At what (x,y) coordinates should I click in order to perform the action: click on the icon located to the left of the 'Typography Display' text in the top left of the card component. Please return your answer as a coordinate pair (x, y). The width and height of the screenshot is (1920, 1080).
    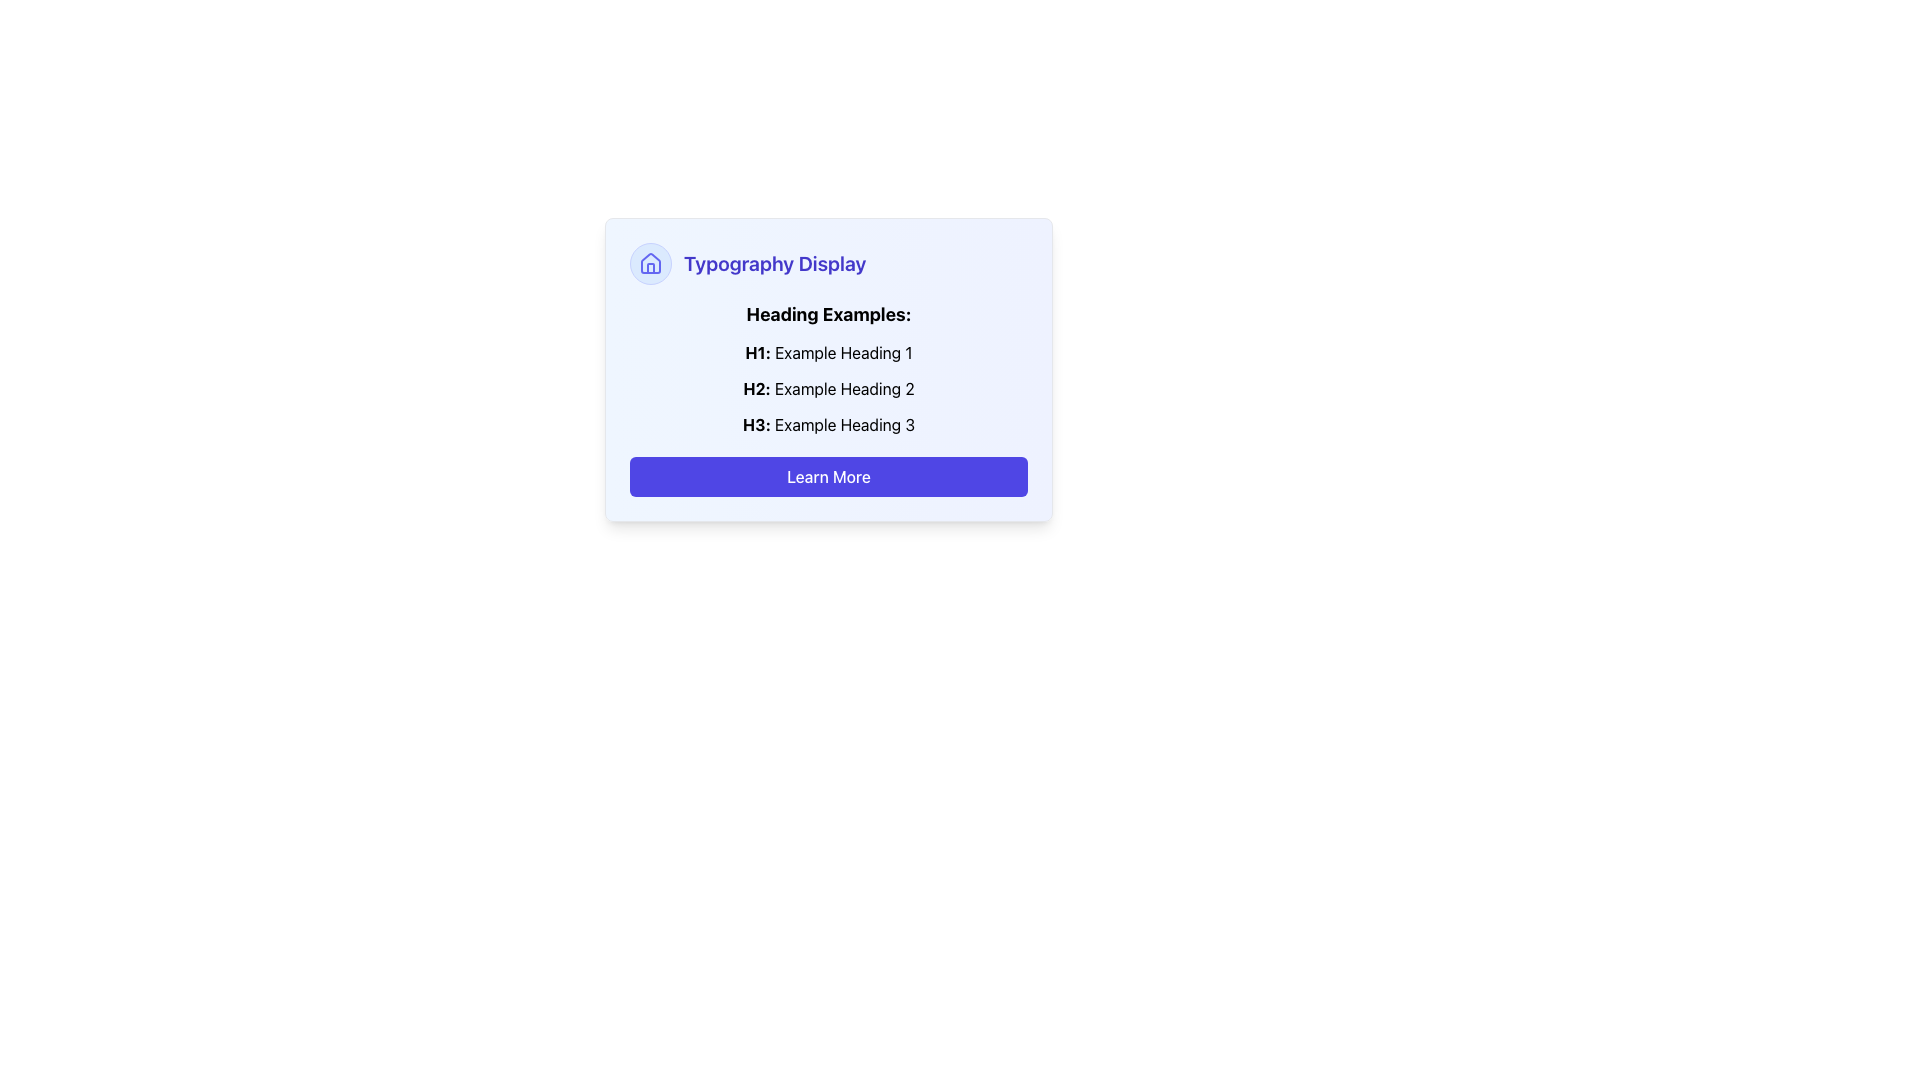
    Looking at the image, I should click on (651, 262).